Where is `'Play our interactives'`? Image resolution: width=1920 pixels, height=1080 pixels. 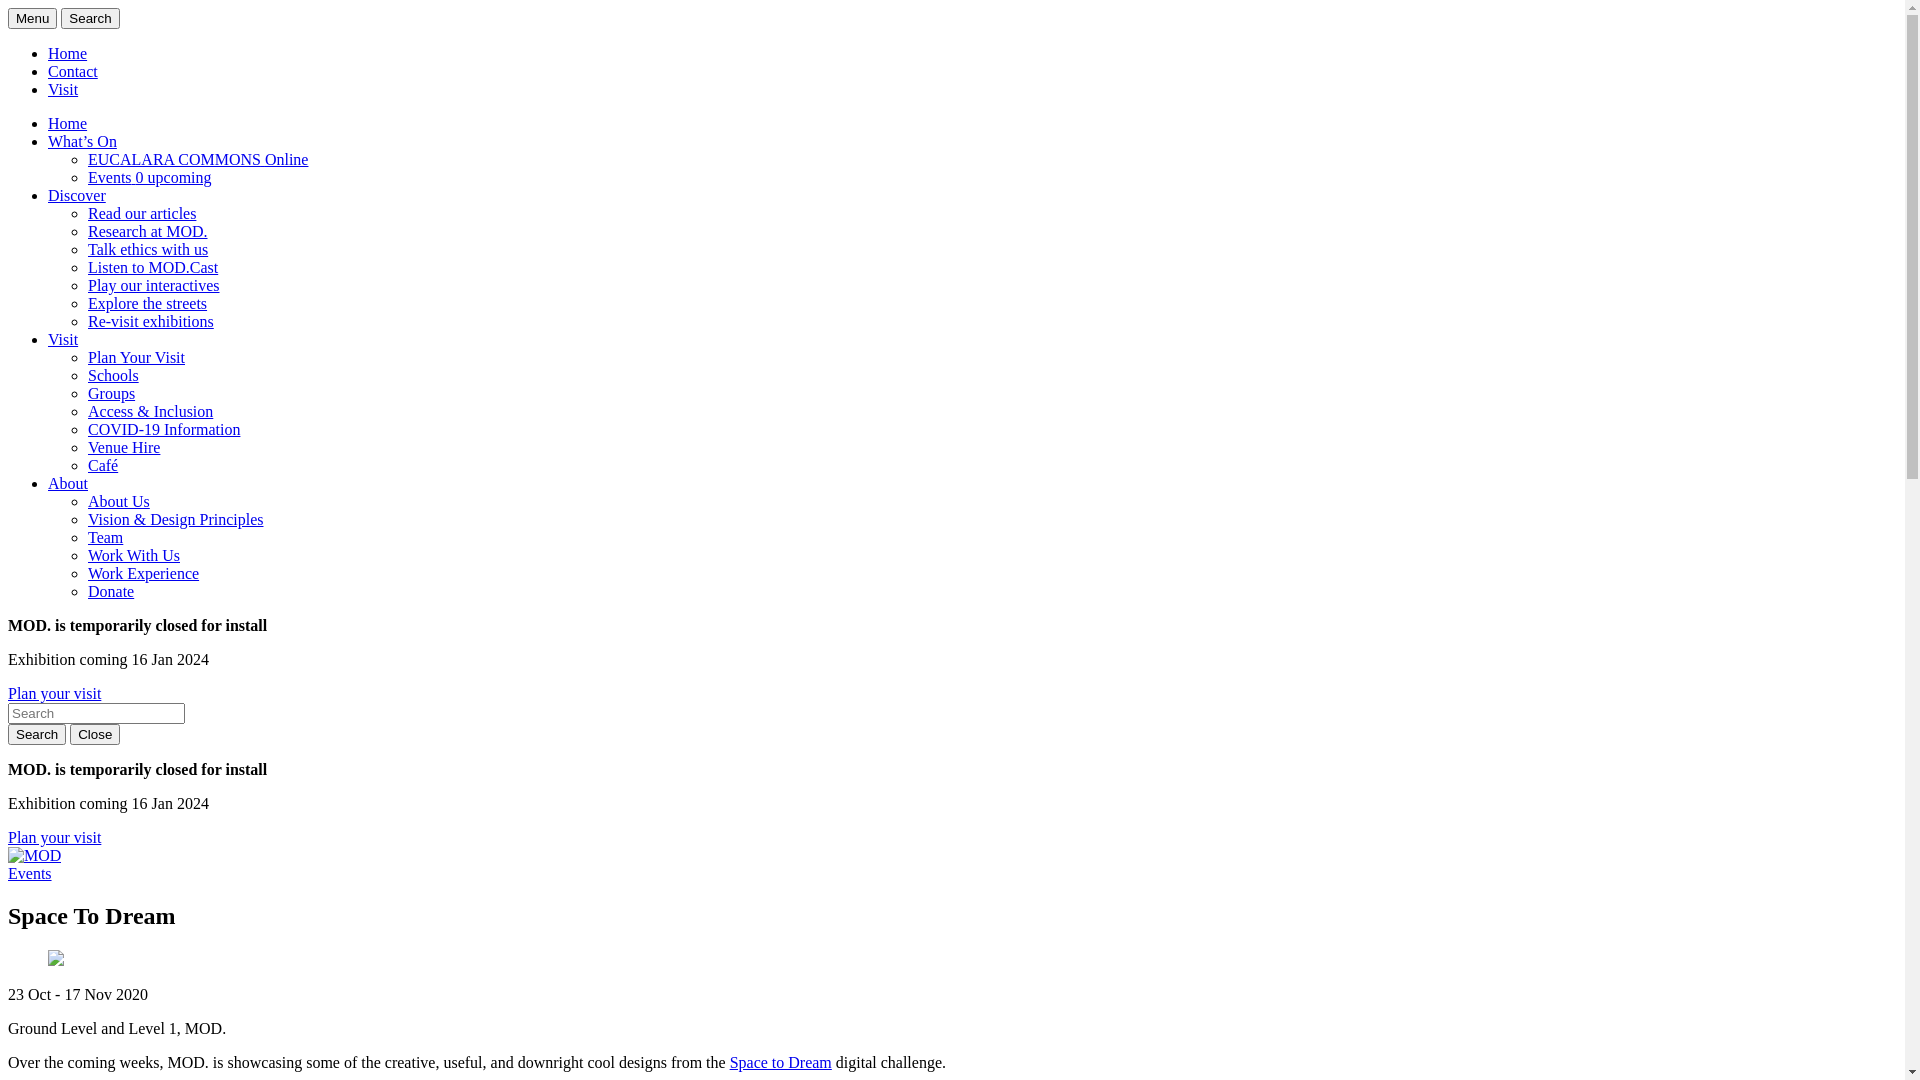 'Play our interactives' is located at coordinates (152, 285).